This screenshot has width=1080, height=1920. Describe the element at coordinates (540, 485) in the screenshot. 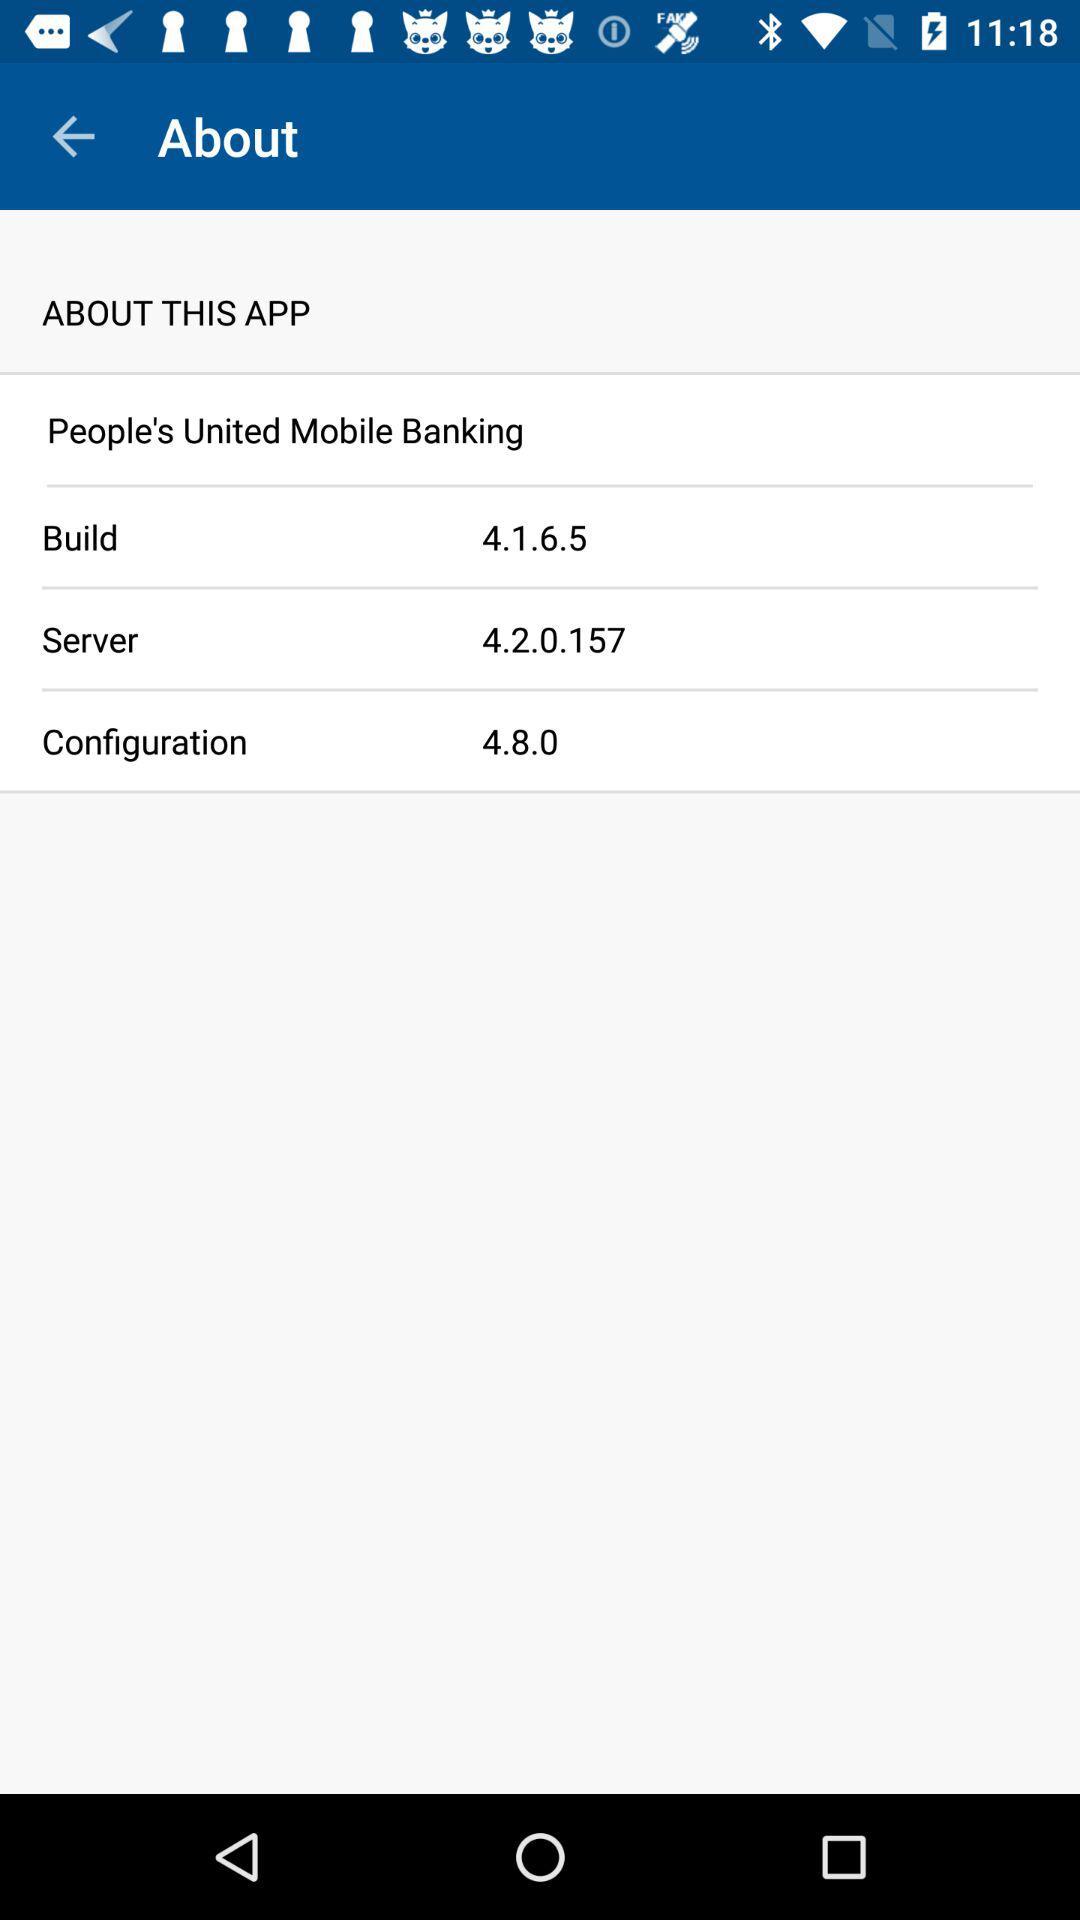

I see `the item below people s united app` at that location.